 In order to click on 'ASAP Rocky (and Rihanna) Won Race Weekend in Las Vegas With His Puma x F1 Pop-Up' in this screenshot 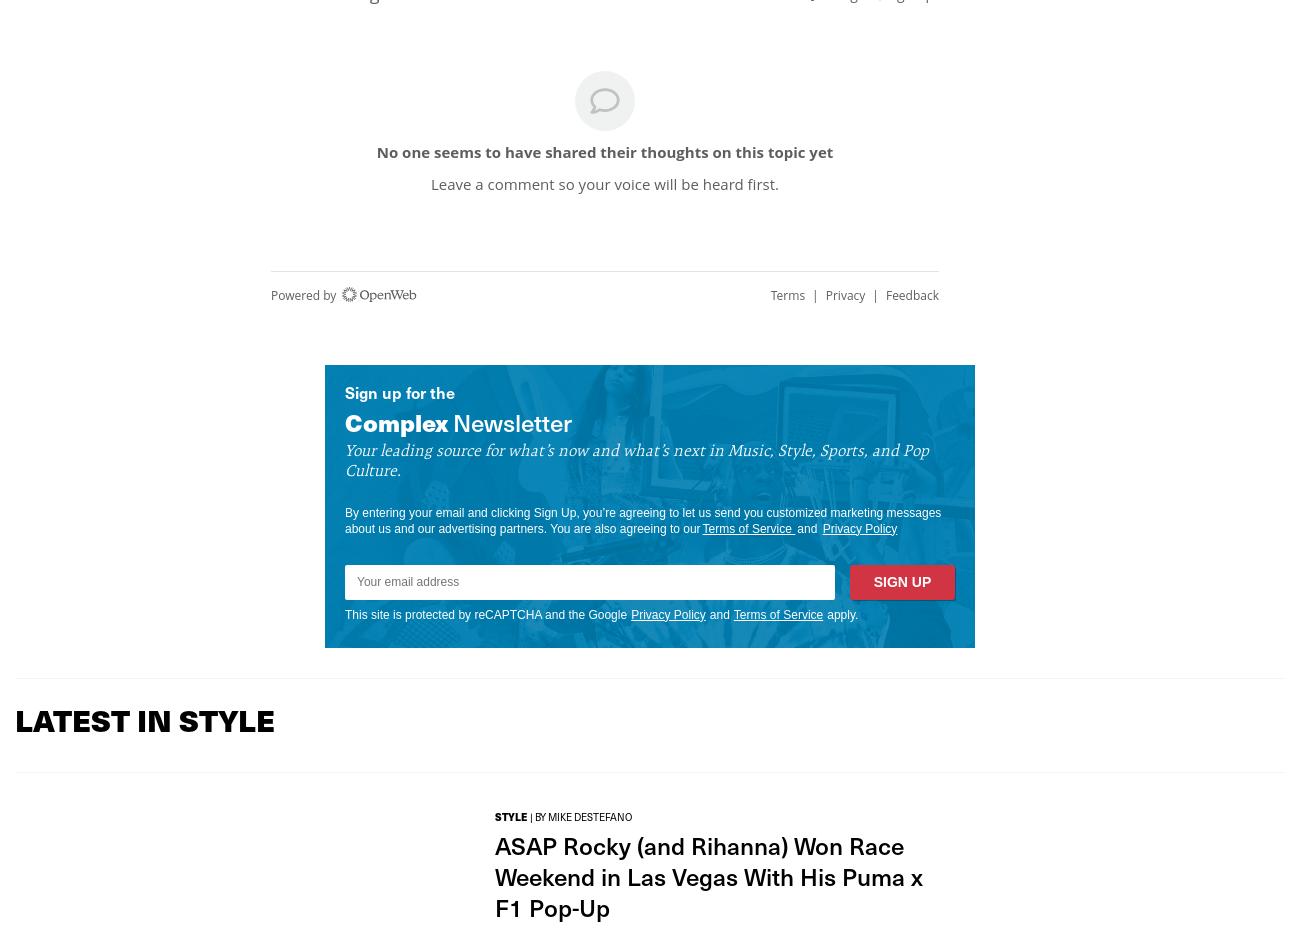, I will do `click(495, 875)`.